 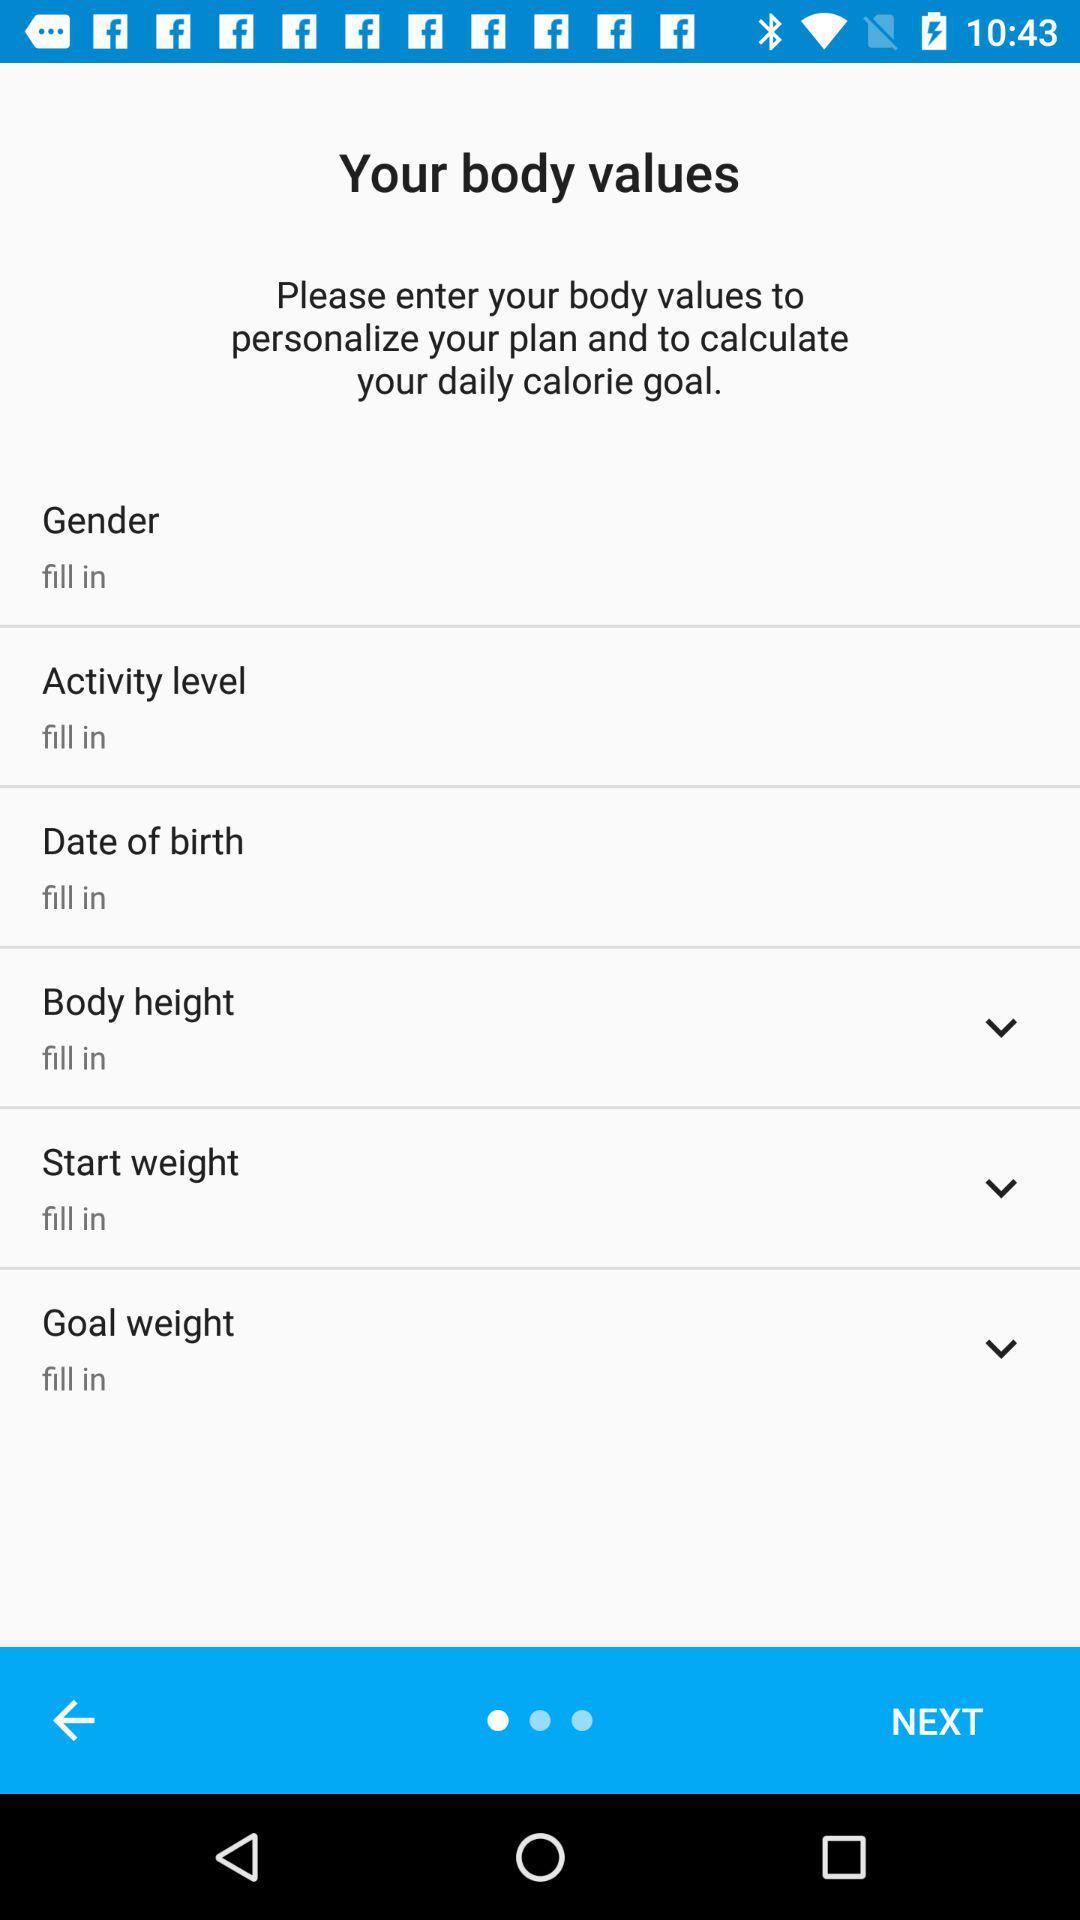 What do you see at coordinates (1001, 1027) in the screenshot?
I see `expands to show details` at bounding box center [1001, 1027].